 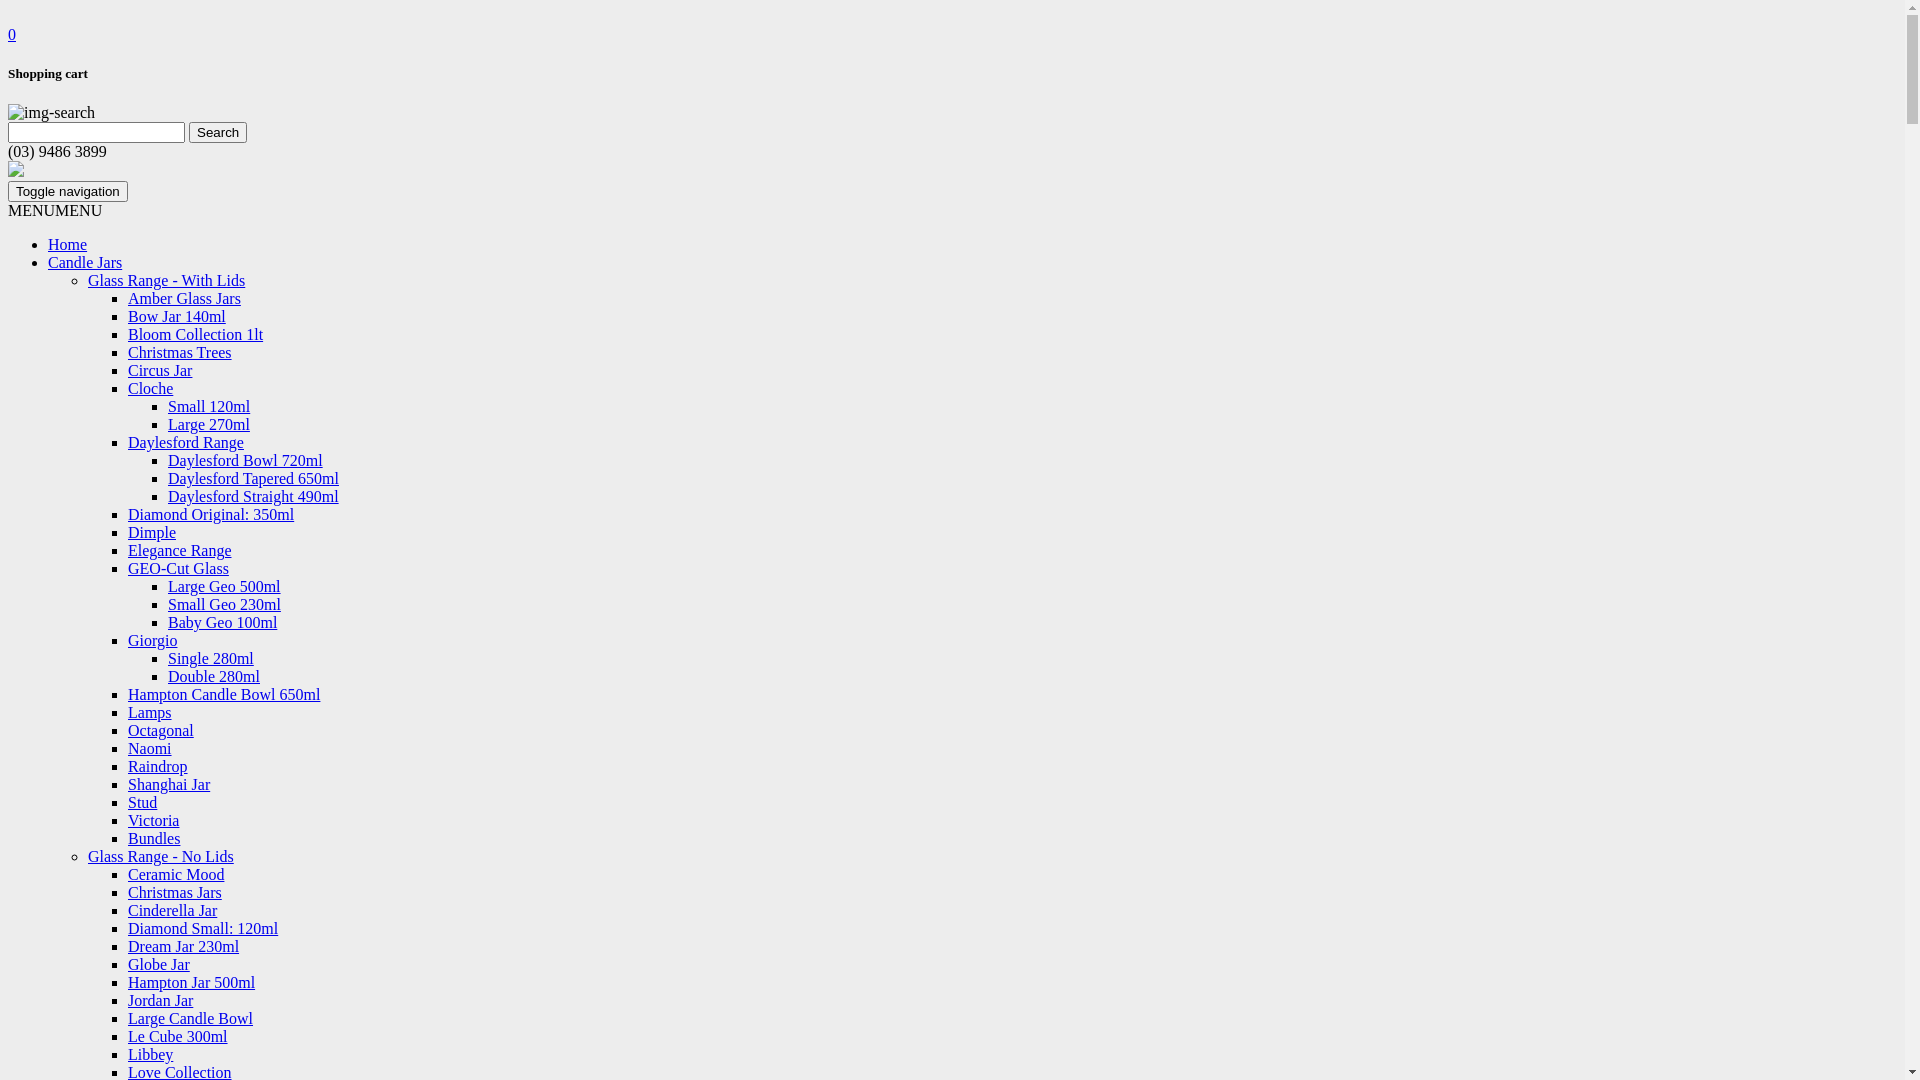 I want to click on 'Diamond Original: 350ml', so click(x=211, y=513).